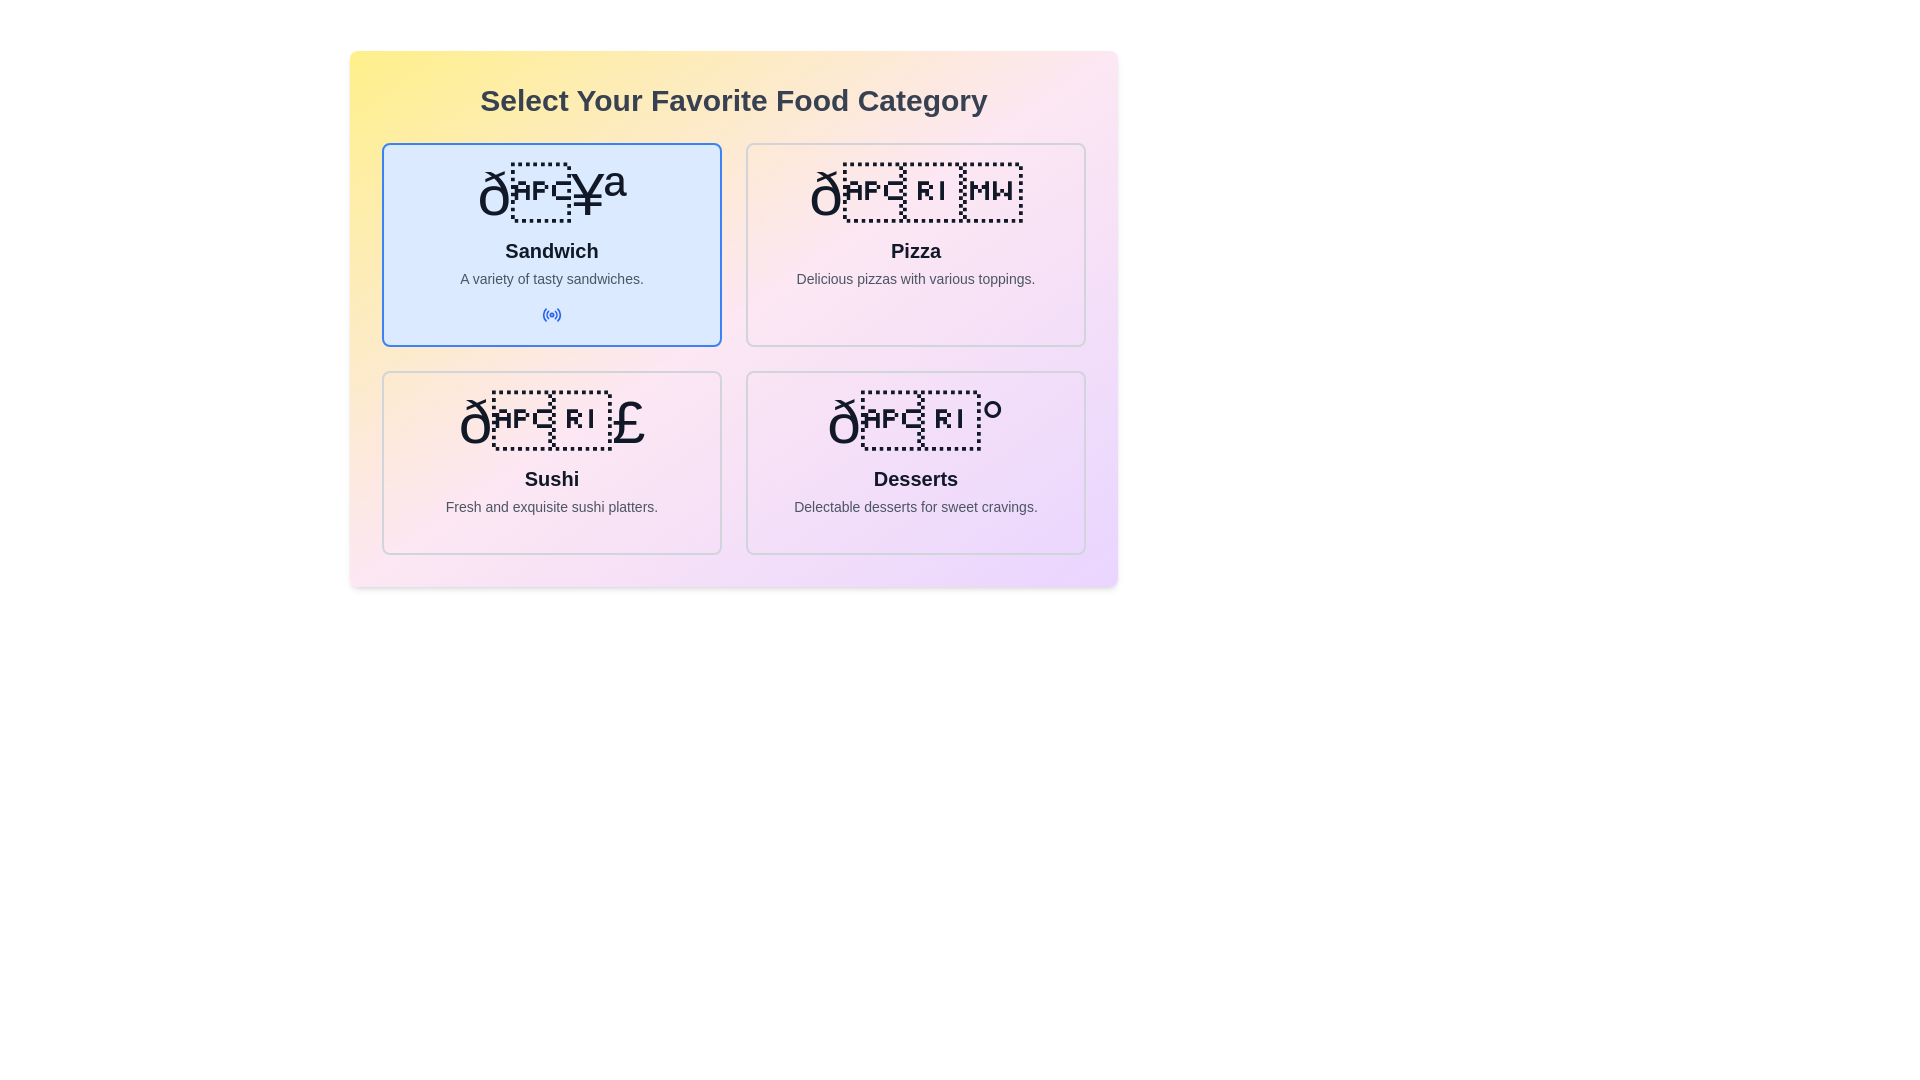 The image size is (1920, 1080). Describe the element at coordinates (915, 462) in the screenshot. I see `the 'Desserts' Selection Card, which is the fourth card in a grid of four, located in the bottom-right corner of the interface` at that location.